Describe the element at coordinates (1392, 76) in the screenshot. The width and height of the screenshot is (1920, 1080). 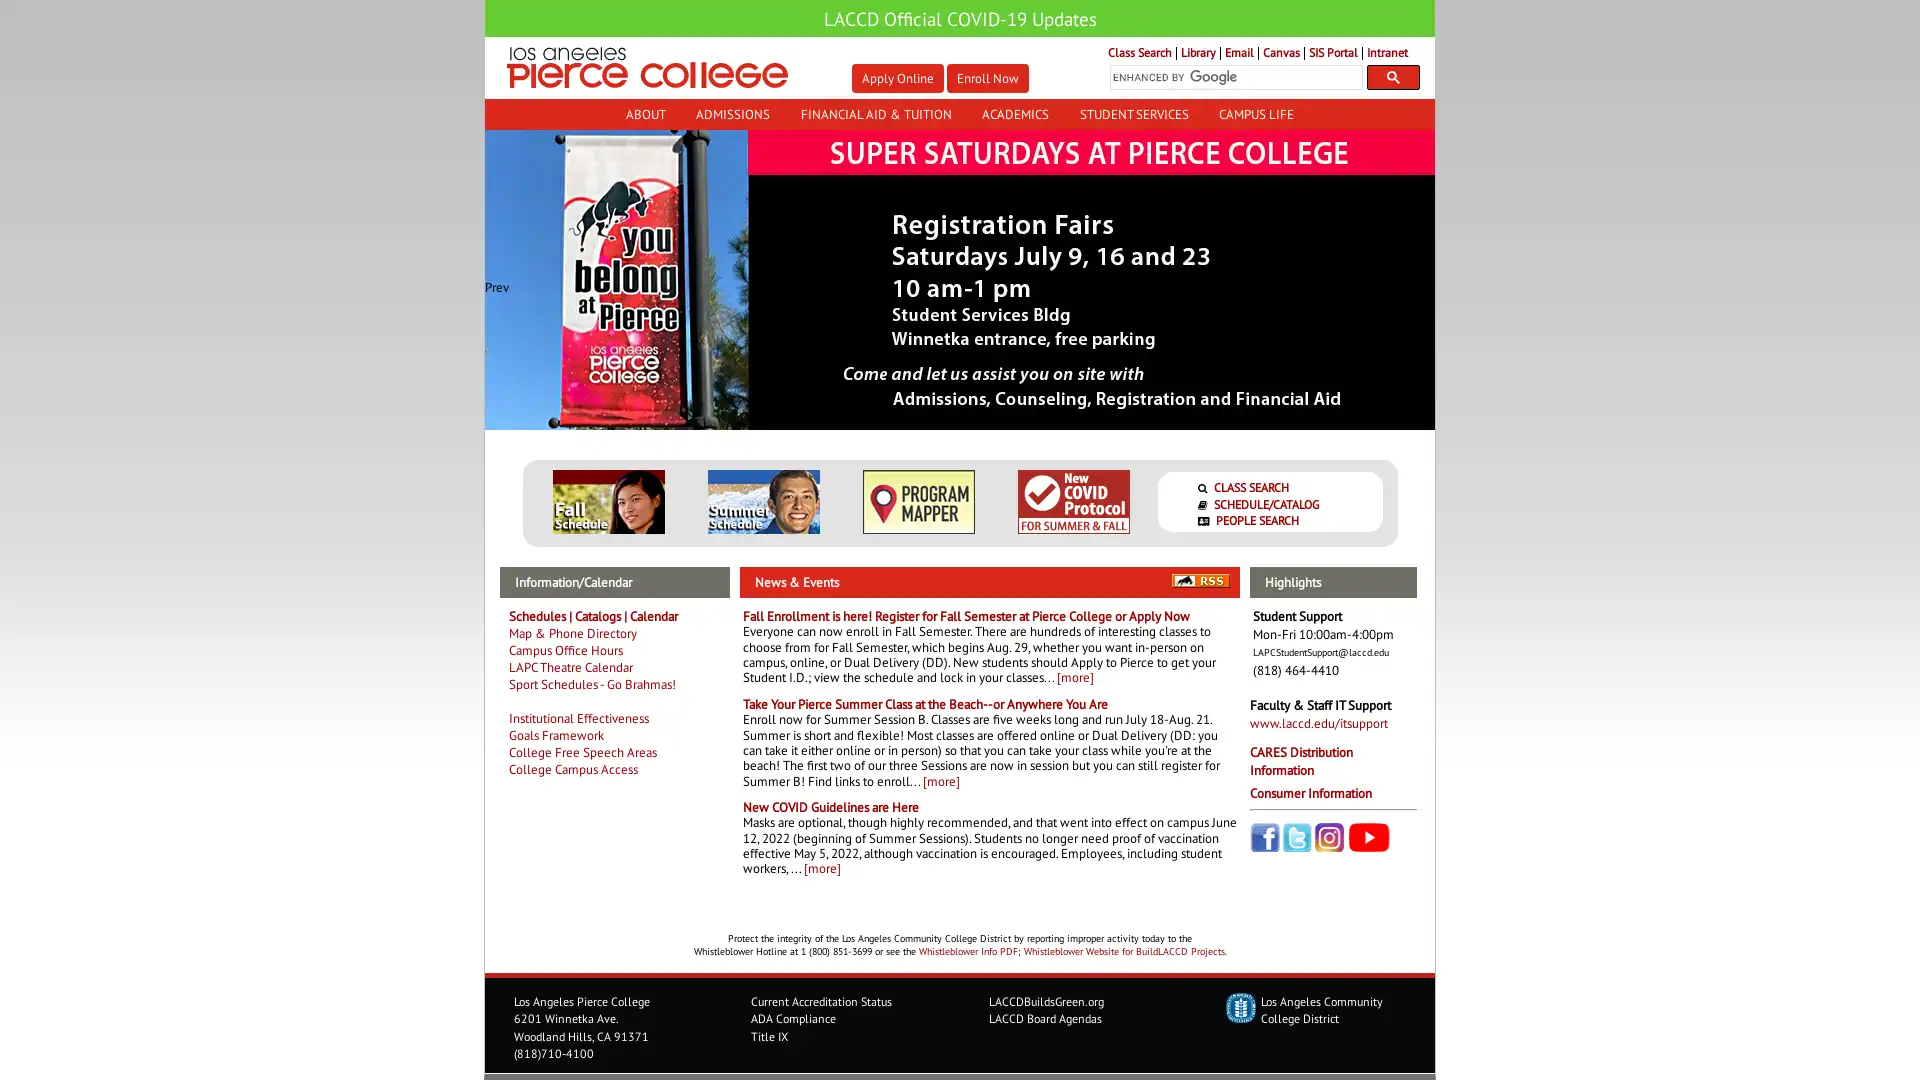
I see `search` at that location.